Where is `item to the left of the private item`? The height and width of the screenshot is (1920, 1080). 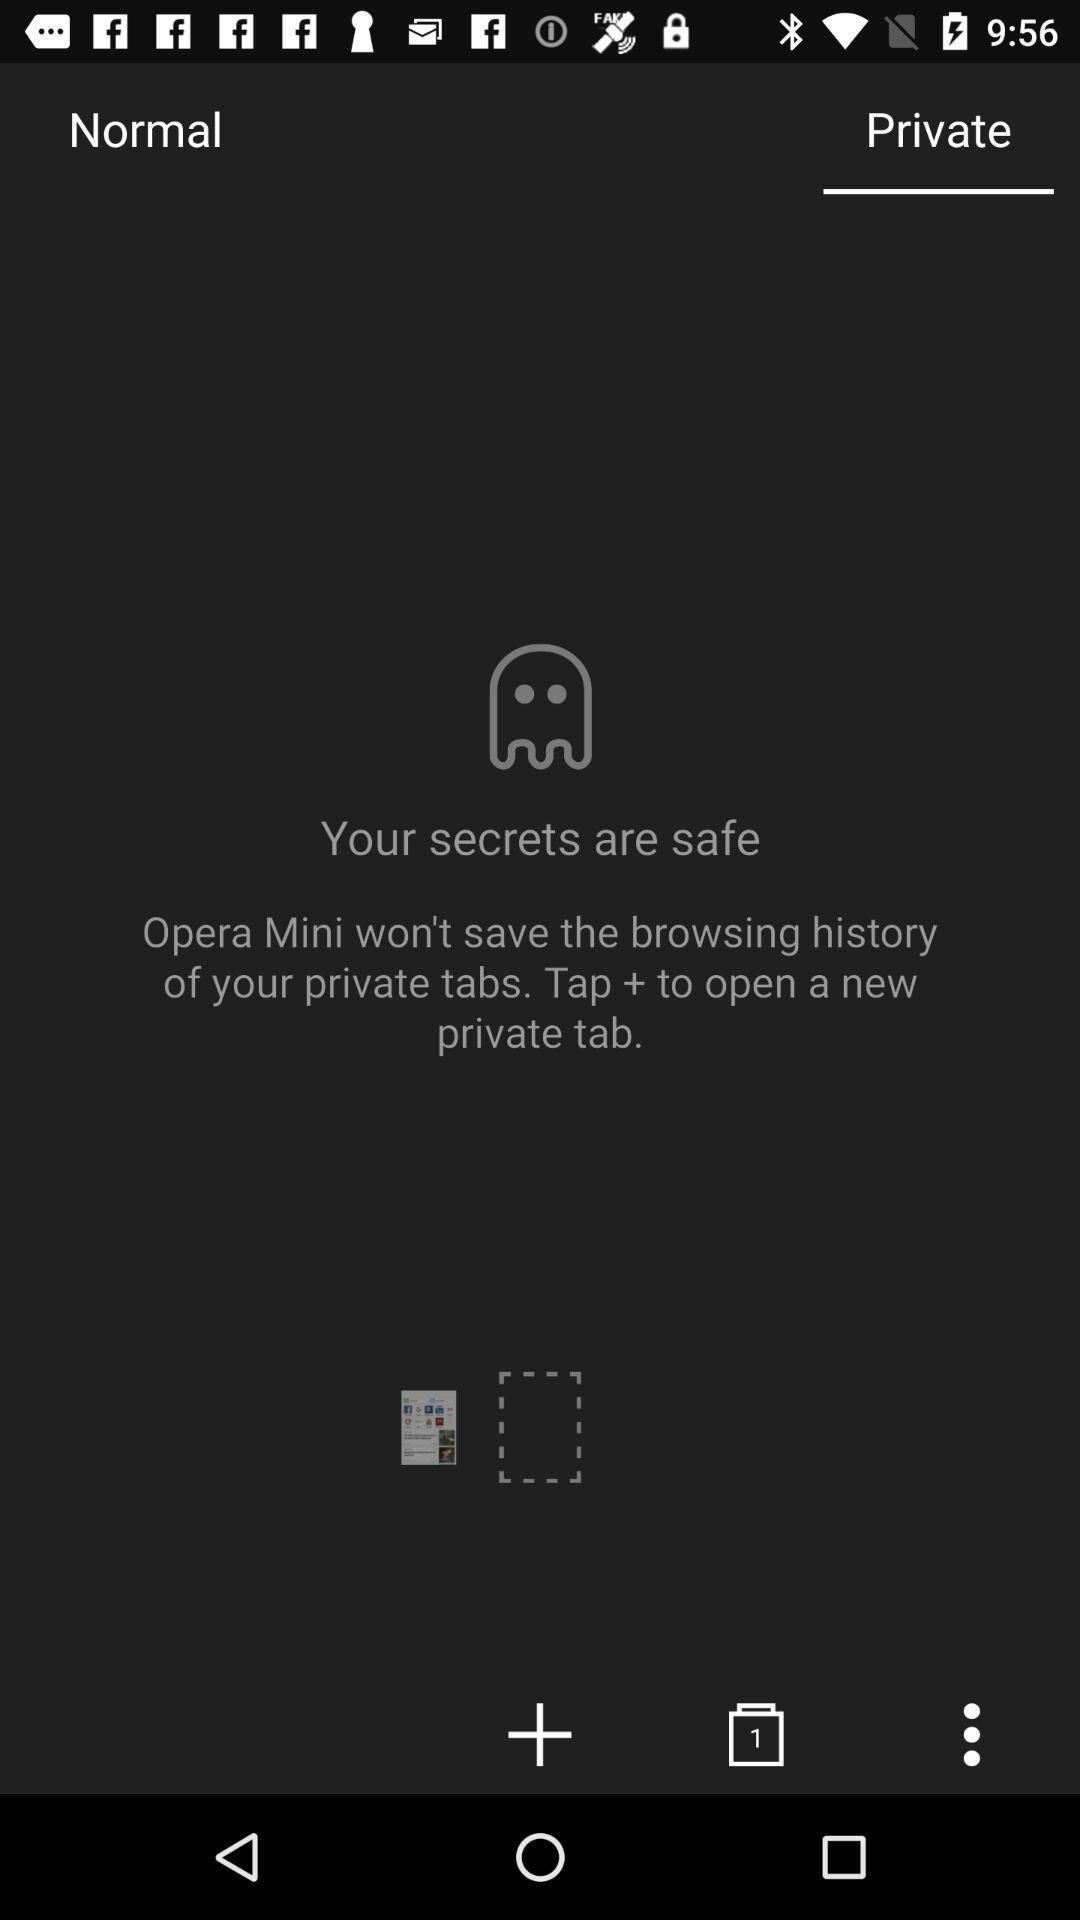 item to the left of the private item is located at coordinates (144, 127).